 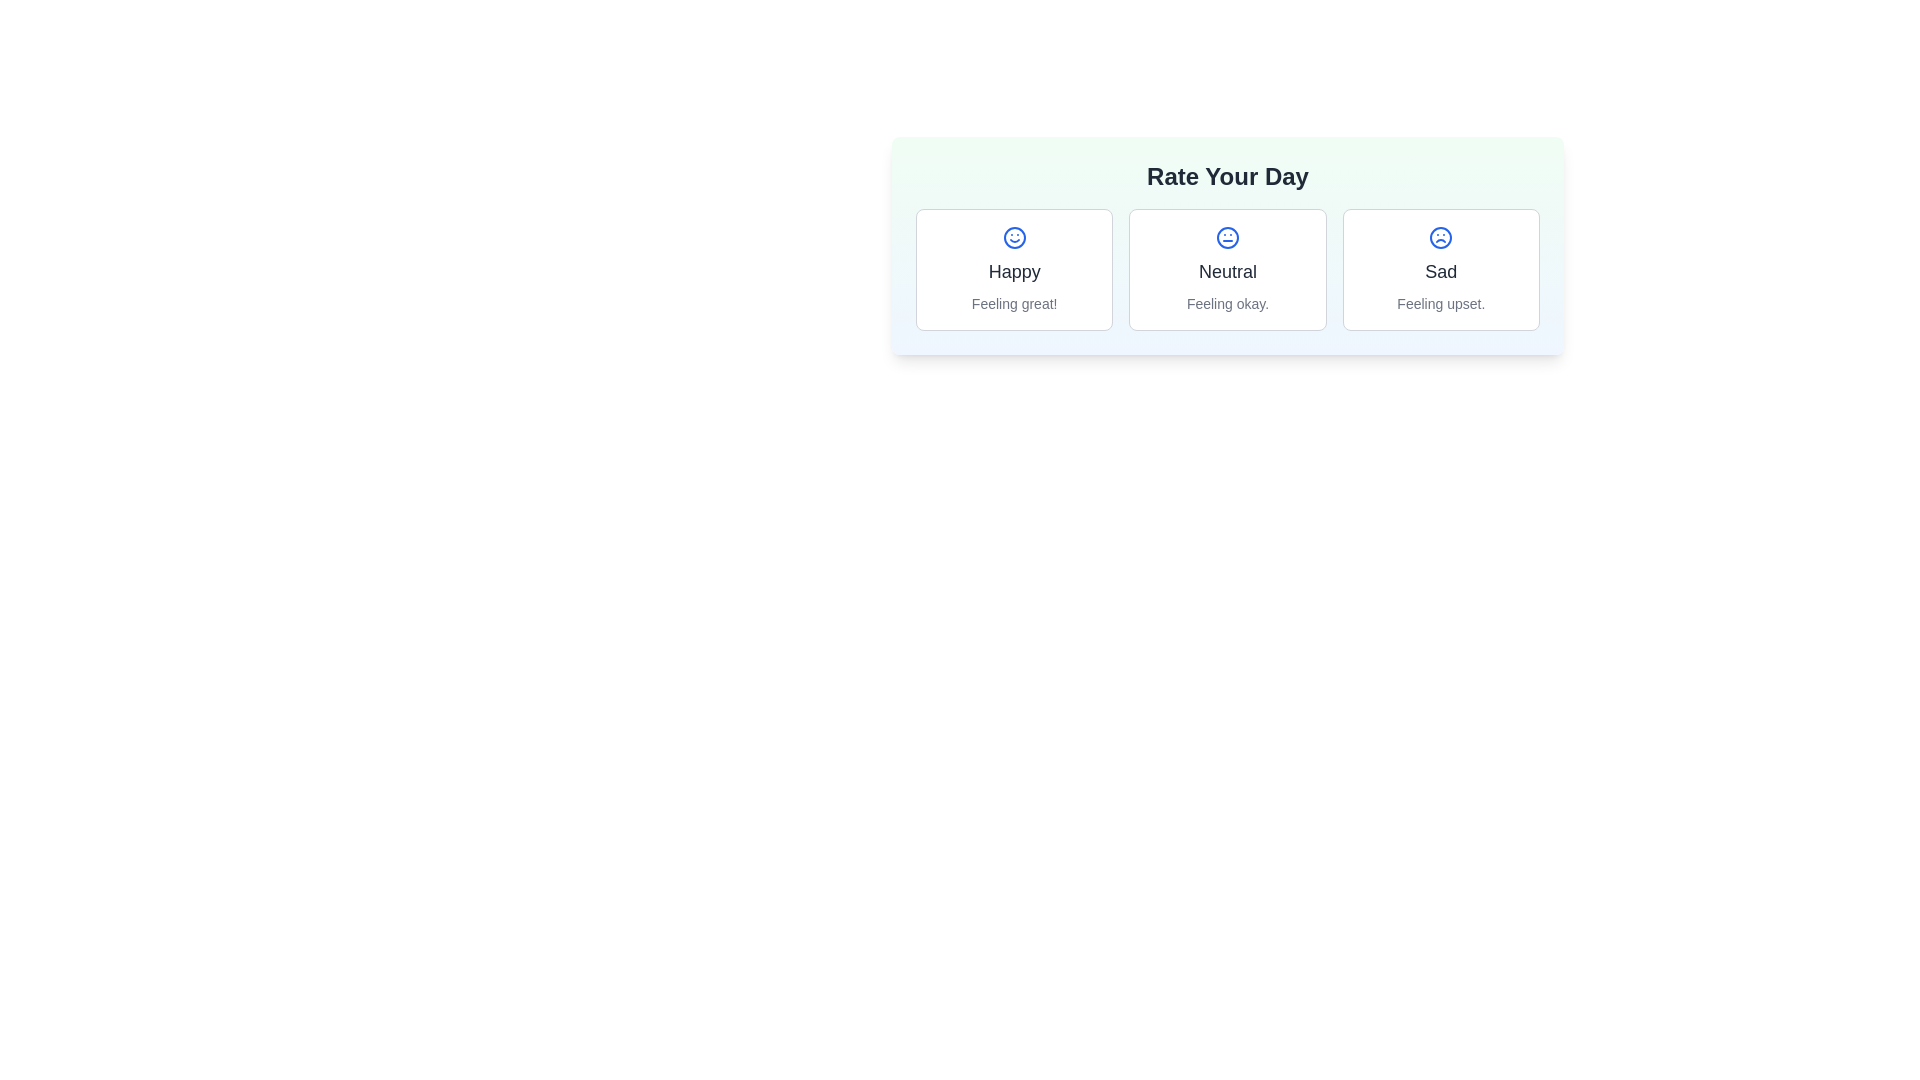 I want to click on the central circular decorative element of the frowning face icon in the rightmost card of the 'Rate Your Day' section, so click(x=1441, y=237).